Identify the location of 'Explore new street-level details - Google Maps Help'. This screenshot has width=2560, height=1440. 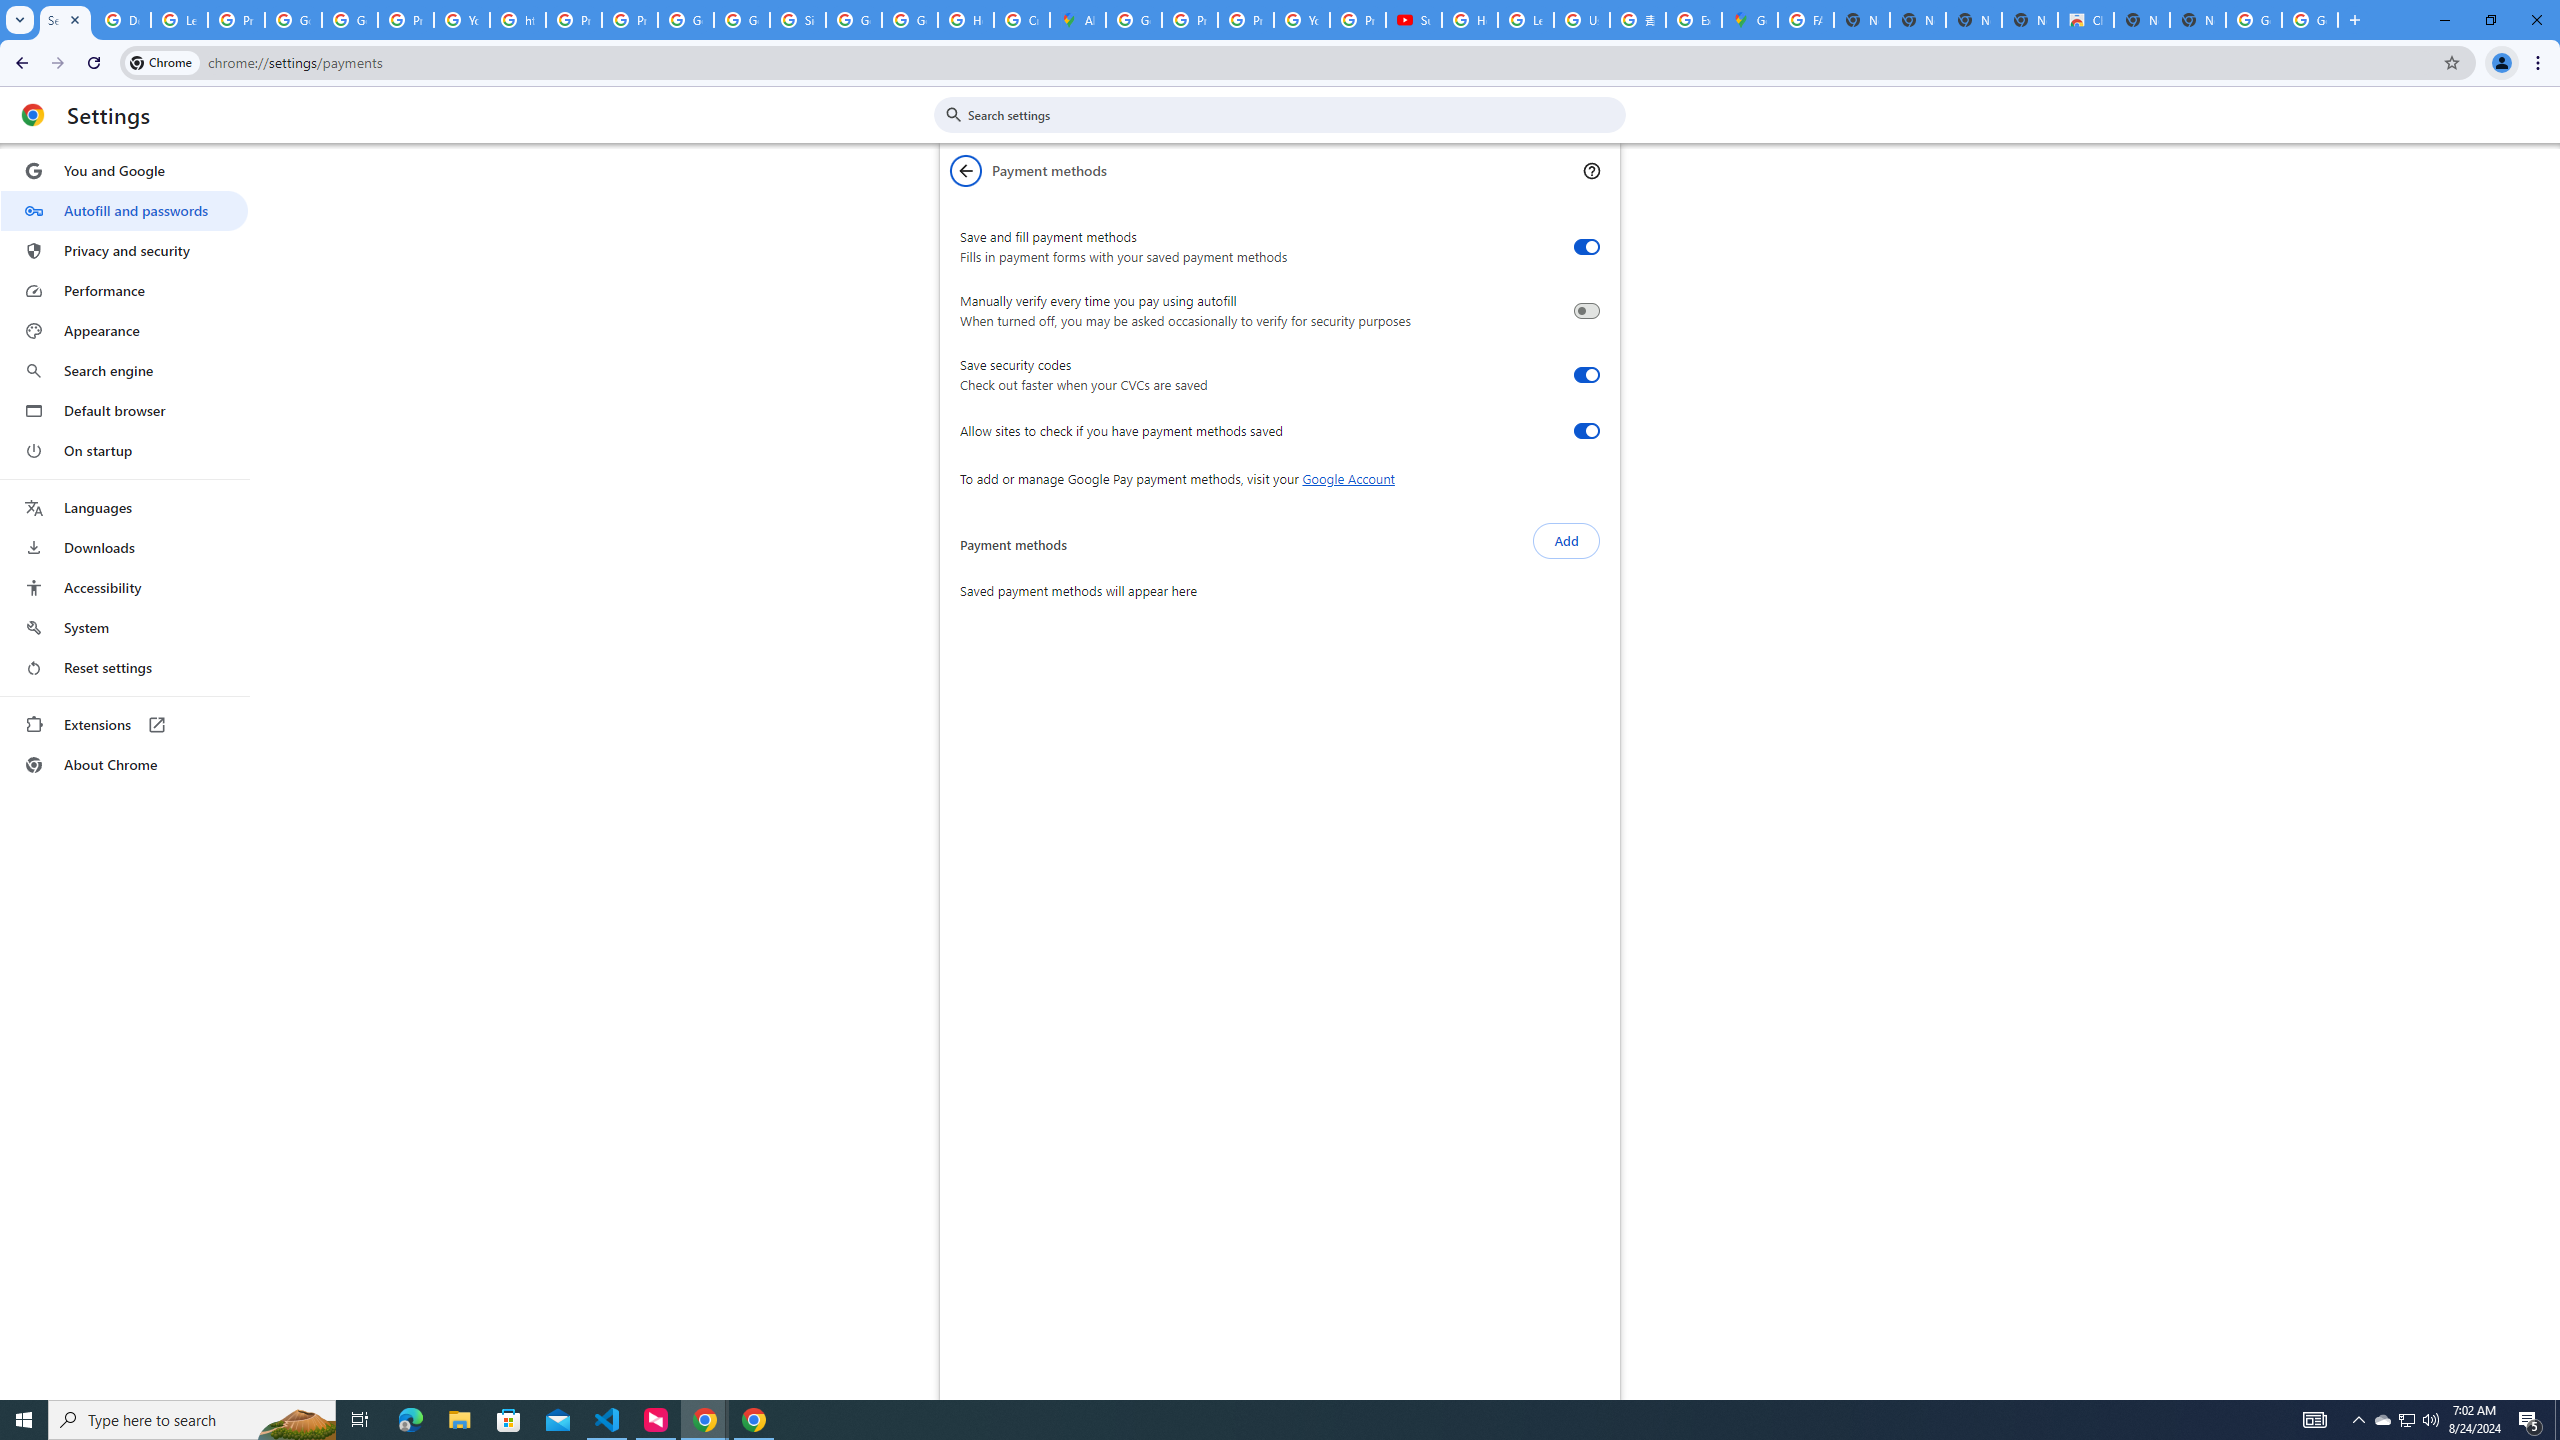
(1692, 19).